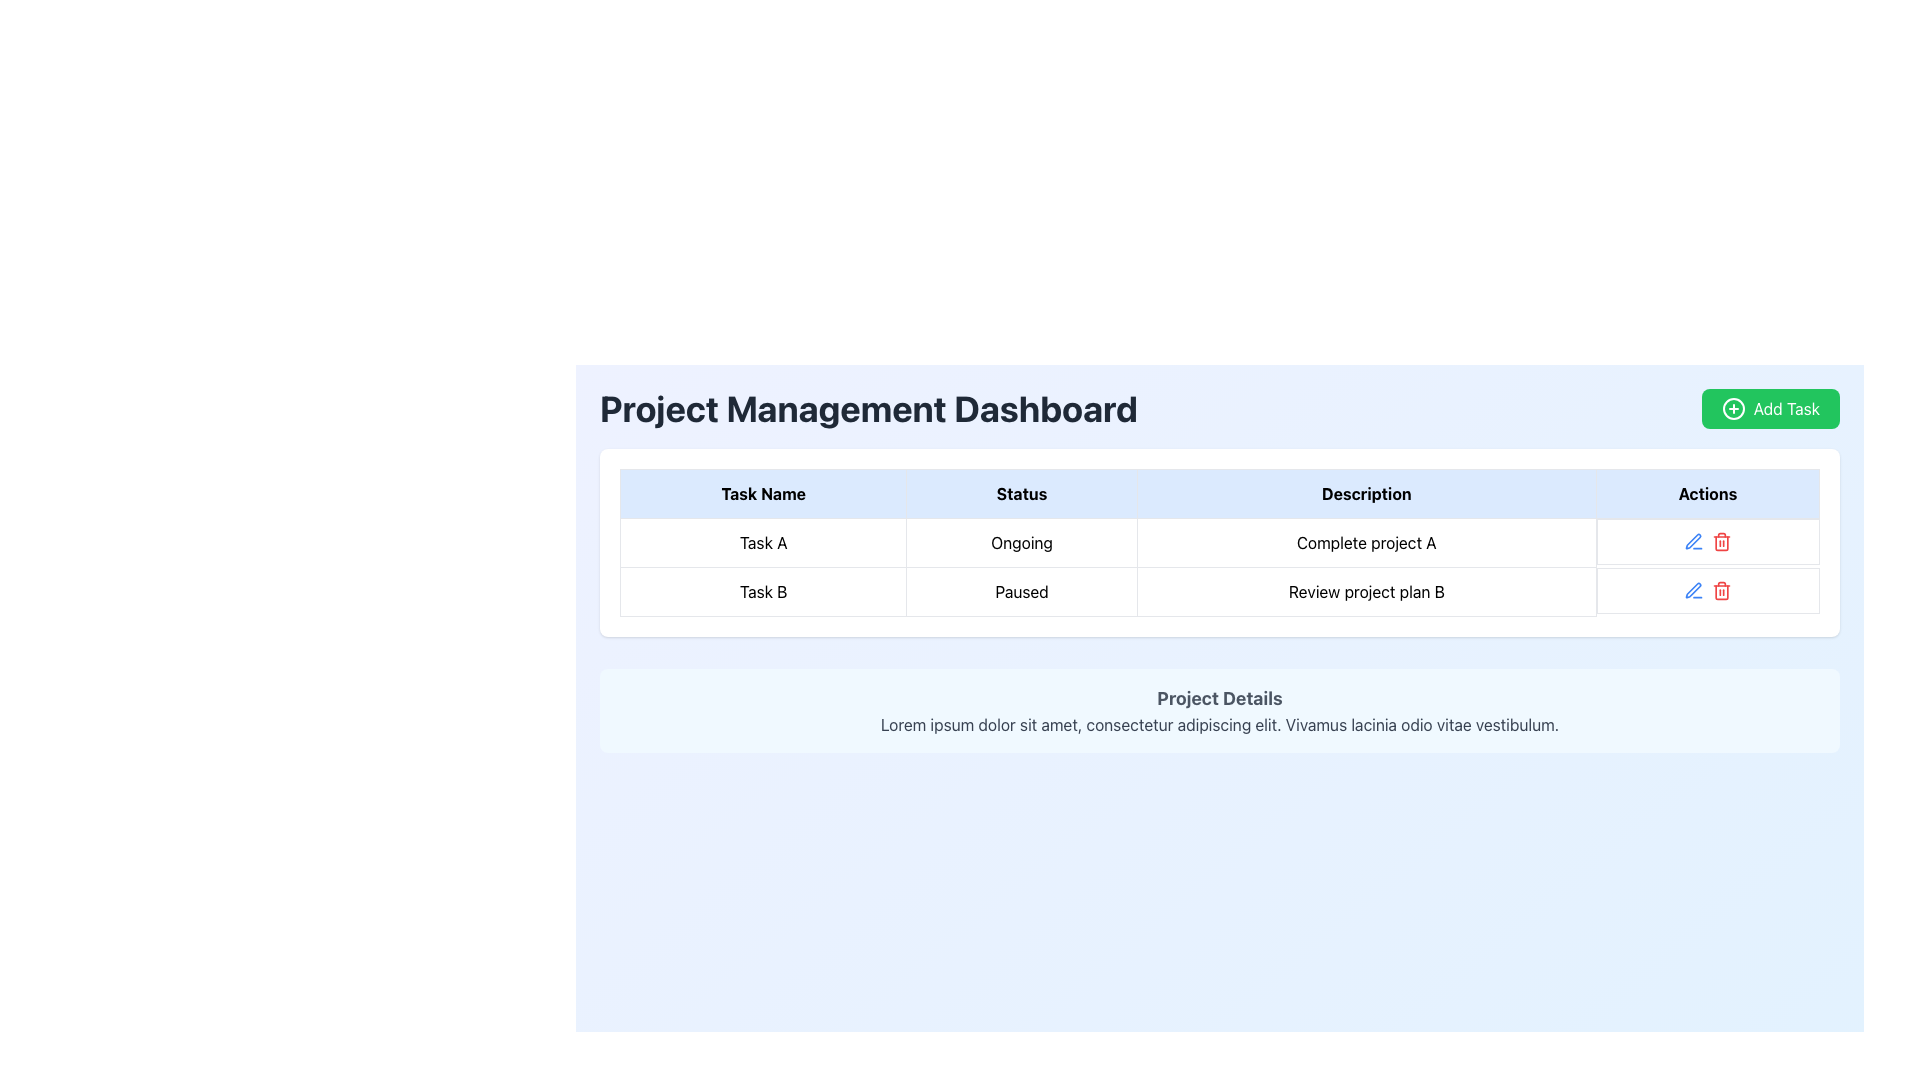 The image size is (1920, 1080). What do you see at coordinates (1721, 589) in the screenshot?
I see `the delete icon button for 'Task B' located in the actions section of the last row of the table` at bounding box center [1721, 589].